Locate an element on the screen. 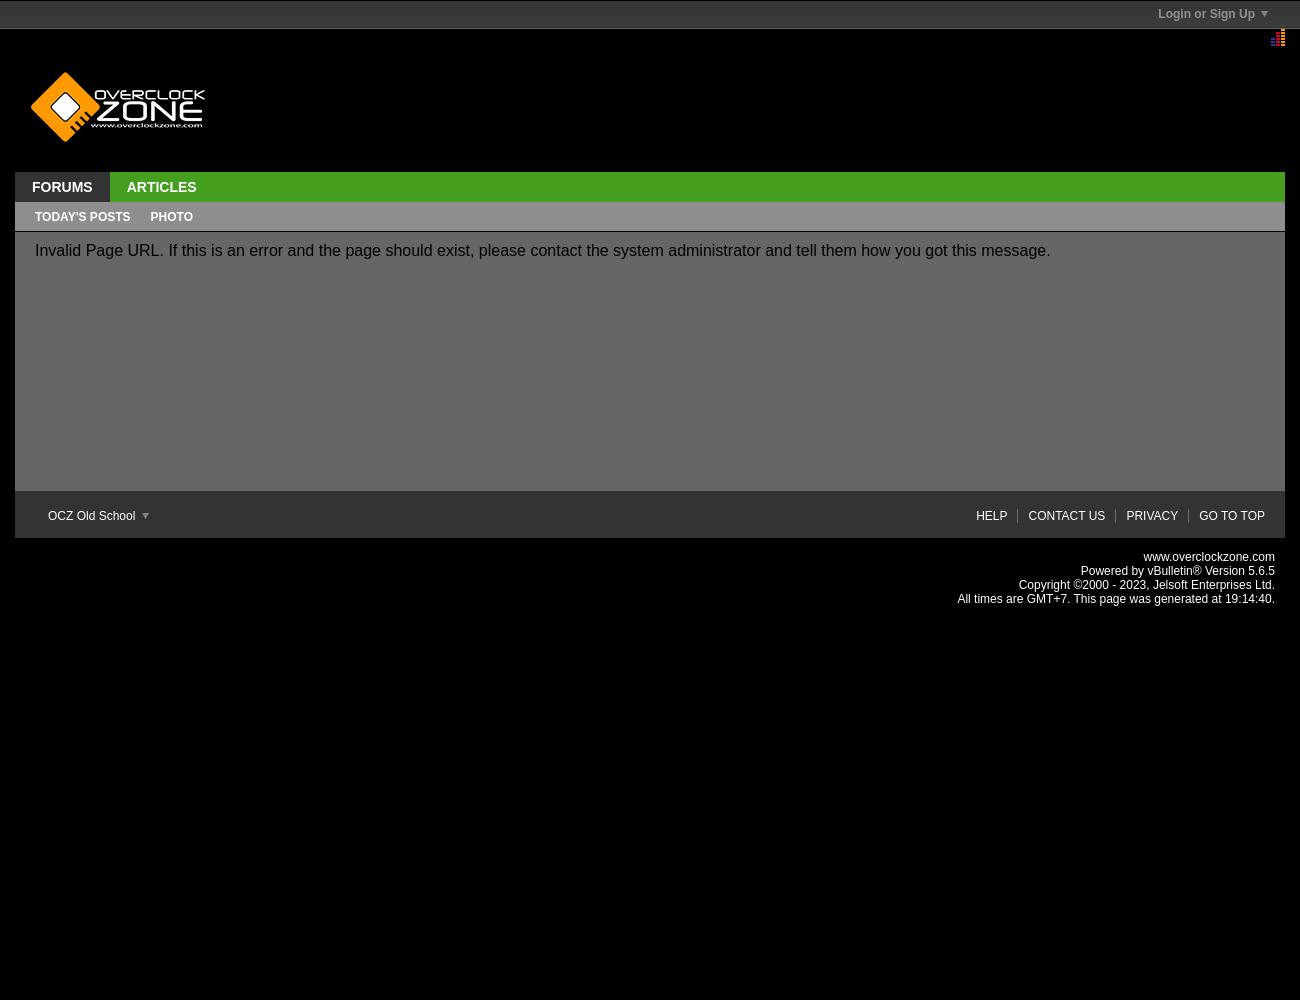  'www.overclockzone.com' is located at coordinates (1208, 557).